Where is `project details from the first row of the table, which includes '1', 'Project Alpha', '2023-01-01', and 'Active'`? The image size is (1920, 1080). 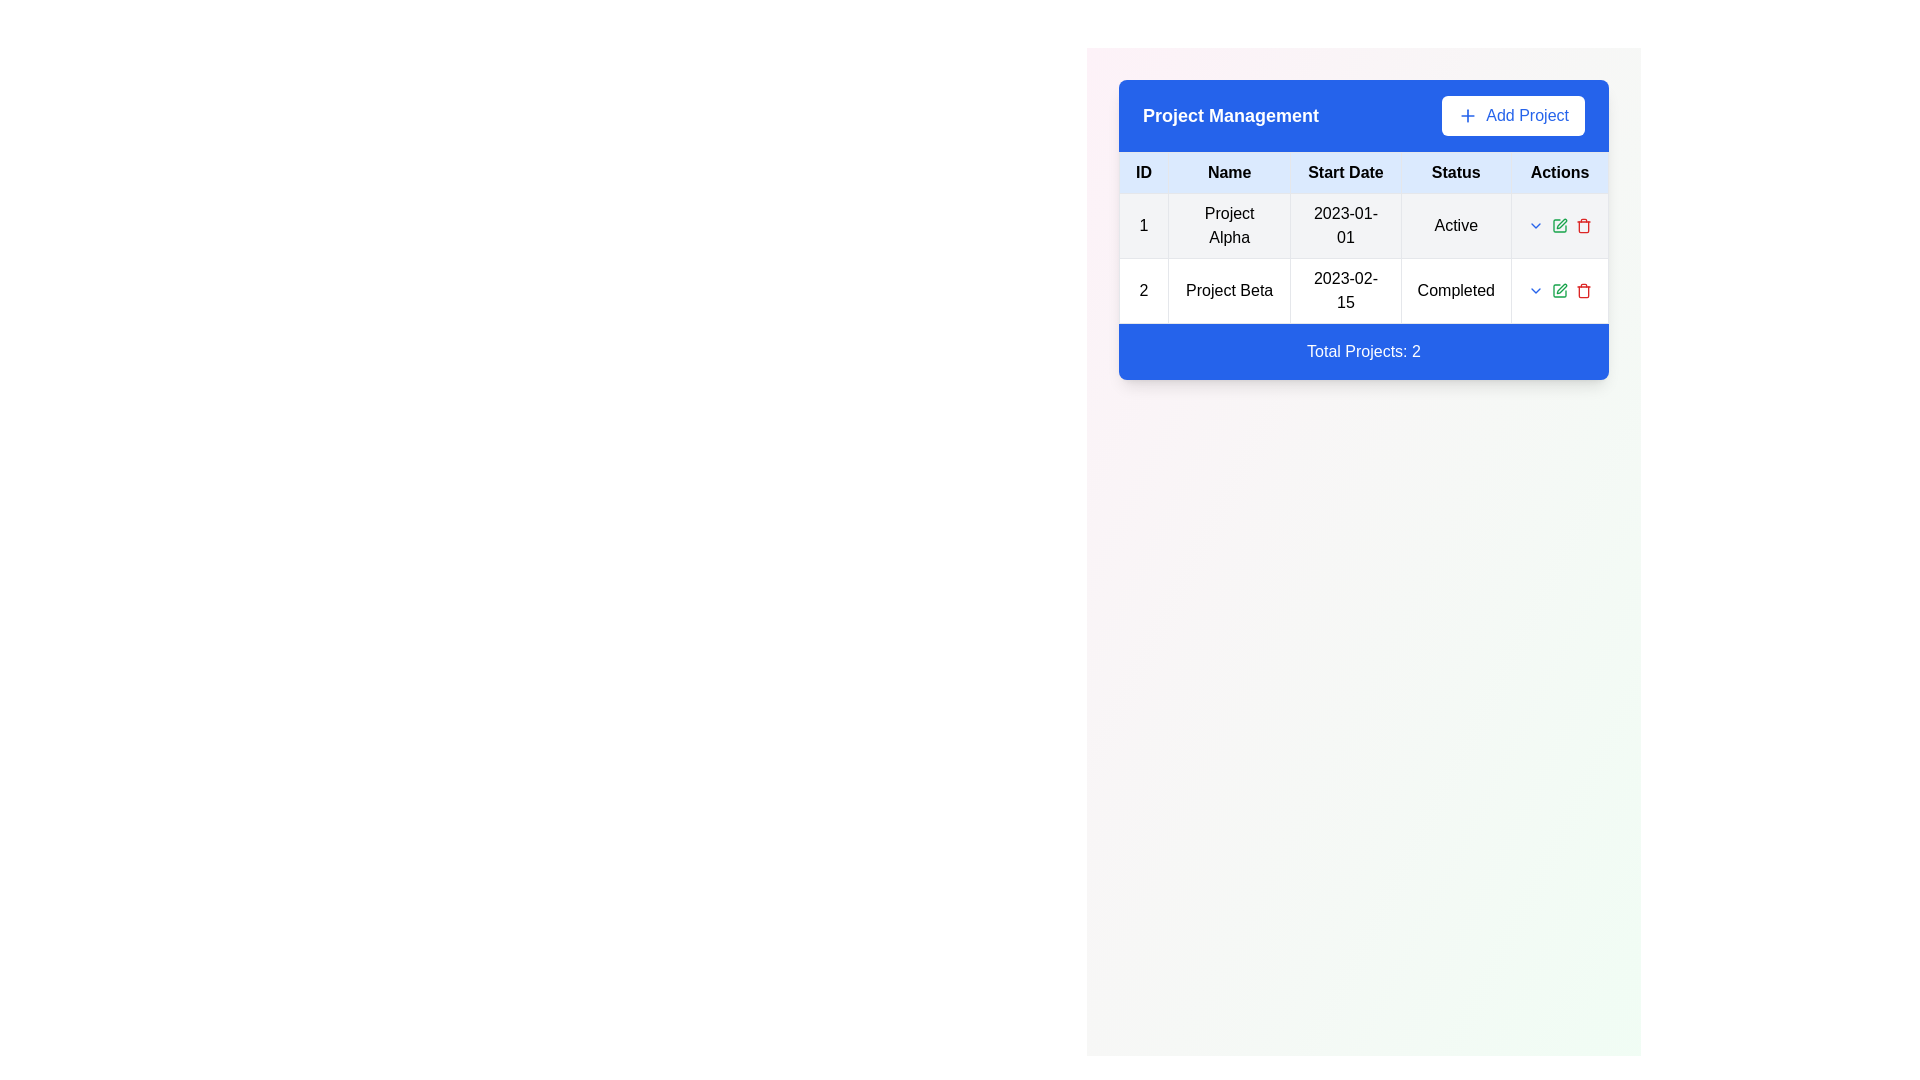
project details from the first row of the table, which includes '1', 'Project Alpha', '2023-01-01', and 'Active' is located at coordinates (1362, 225).